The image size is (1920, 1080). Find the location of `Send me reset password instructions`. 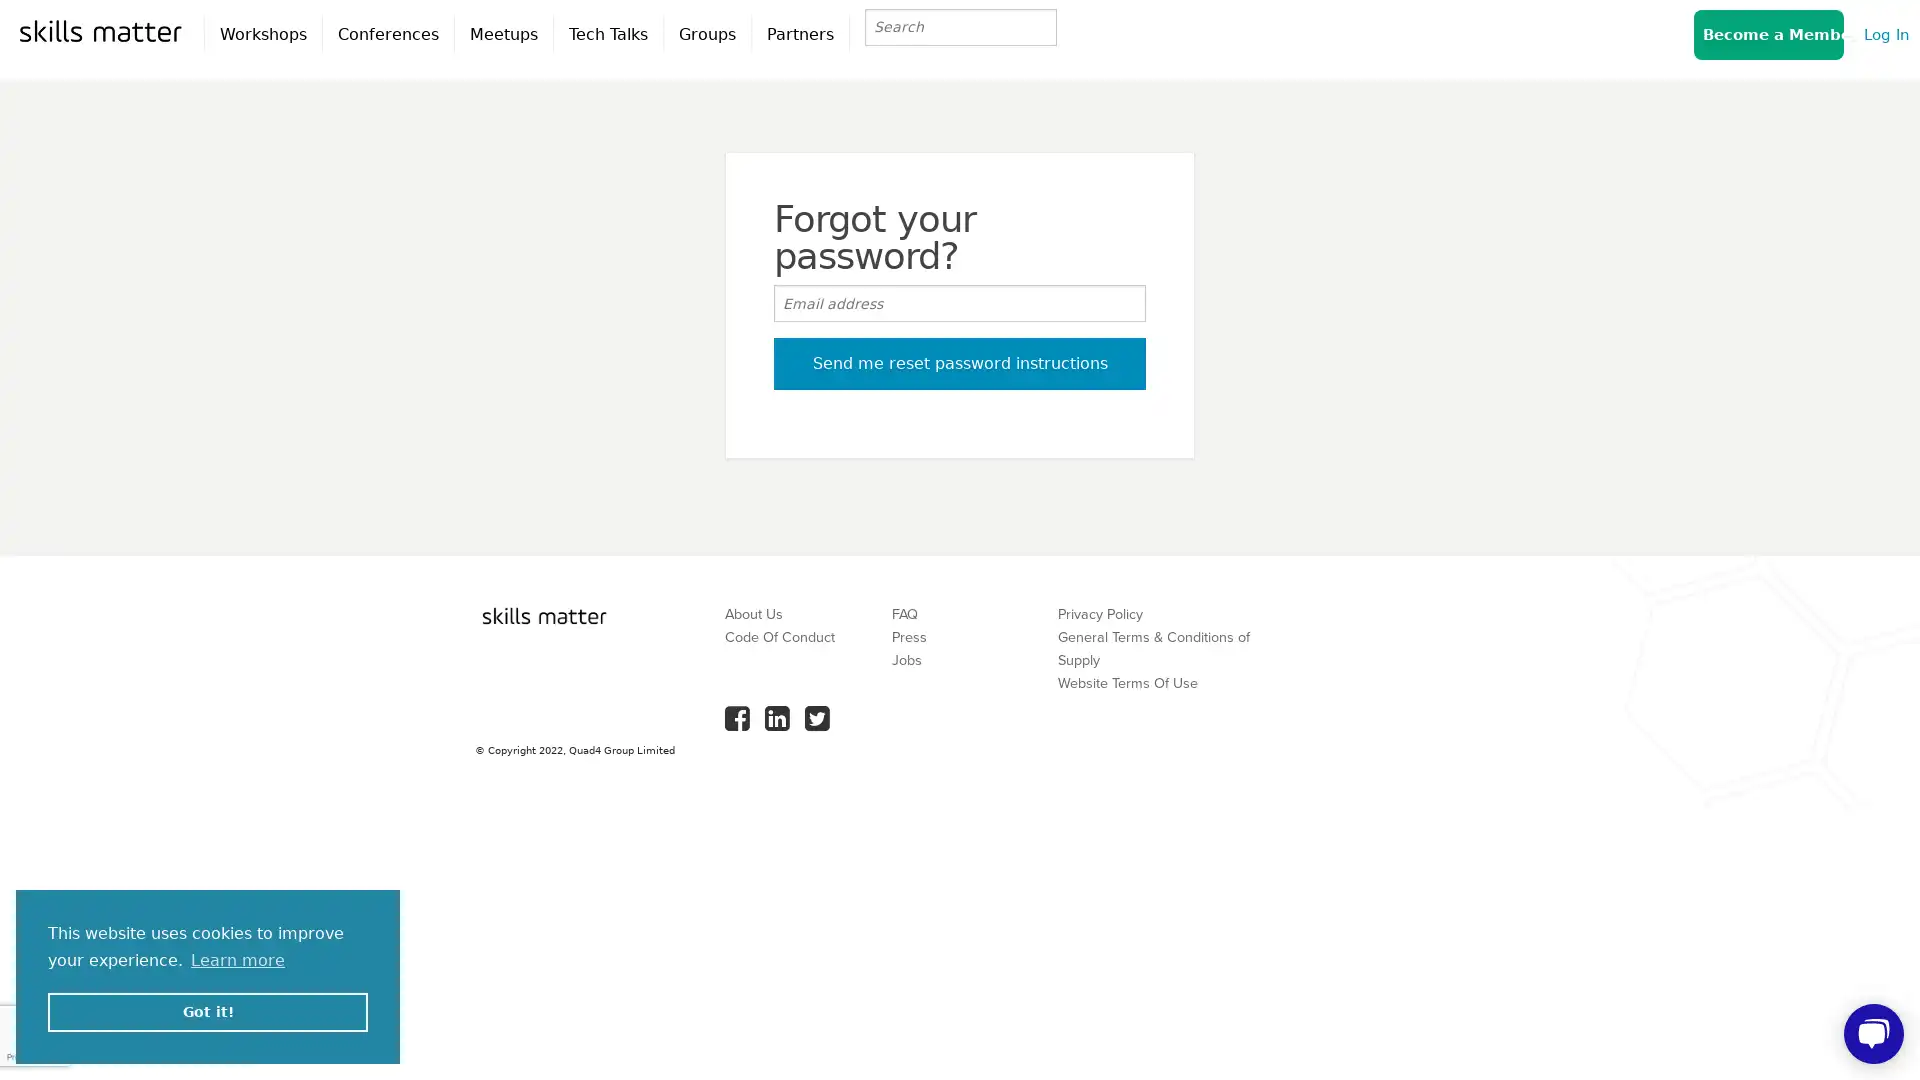

Send me reset password instructions is located at coordinates (960, 363).